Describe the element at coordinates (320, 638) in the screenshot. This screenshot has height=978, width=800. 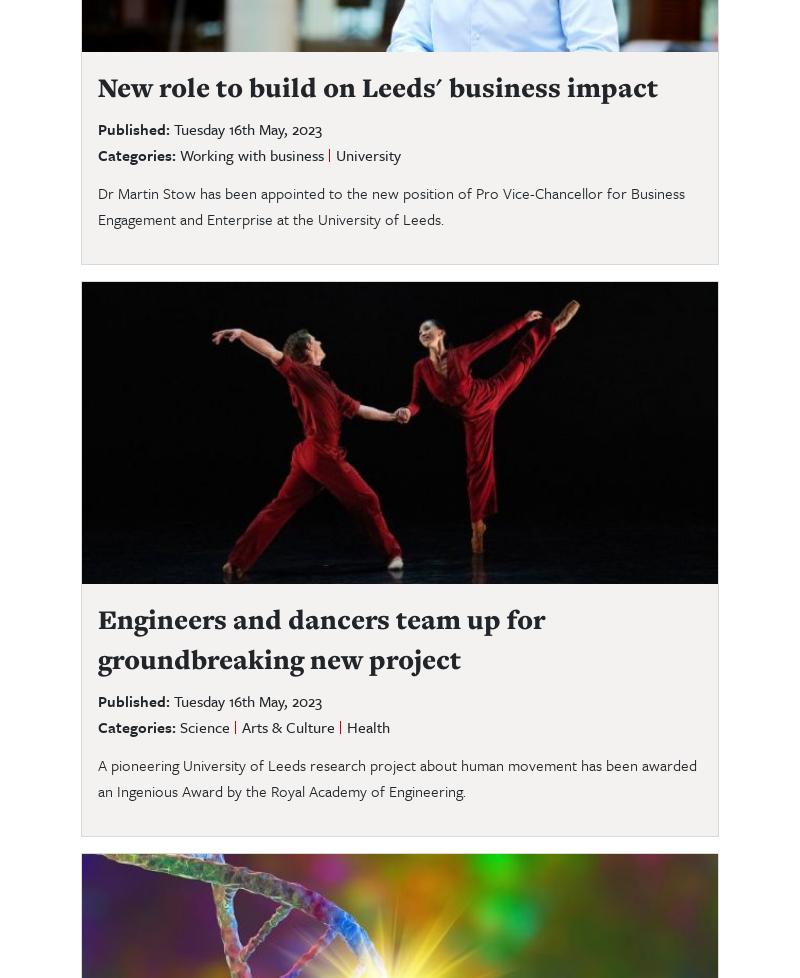
I see `'Engineers and dancers team up for groundbreaking new project'` at that location.